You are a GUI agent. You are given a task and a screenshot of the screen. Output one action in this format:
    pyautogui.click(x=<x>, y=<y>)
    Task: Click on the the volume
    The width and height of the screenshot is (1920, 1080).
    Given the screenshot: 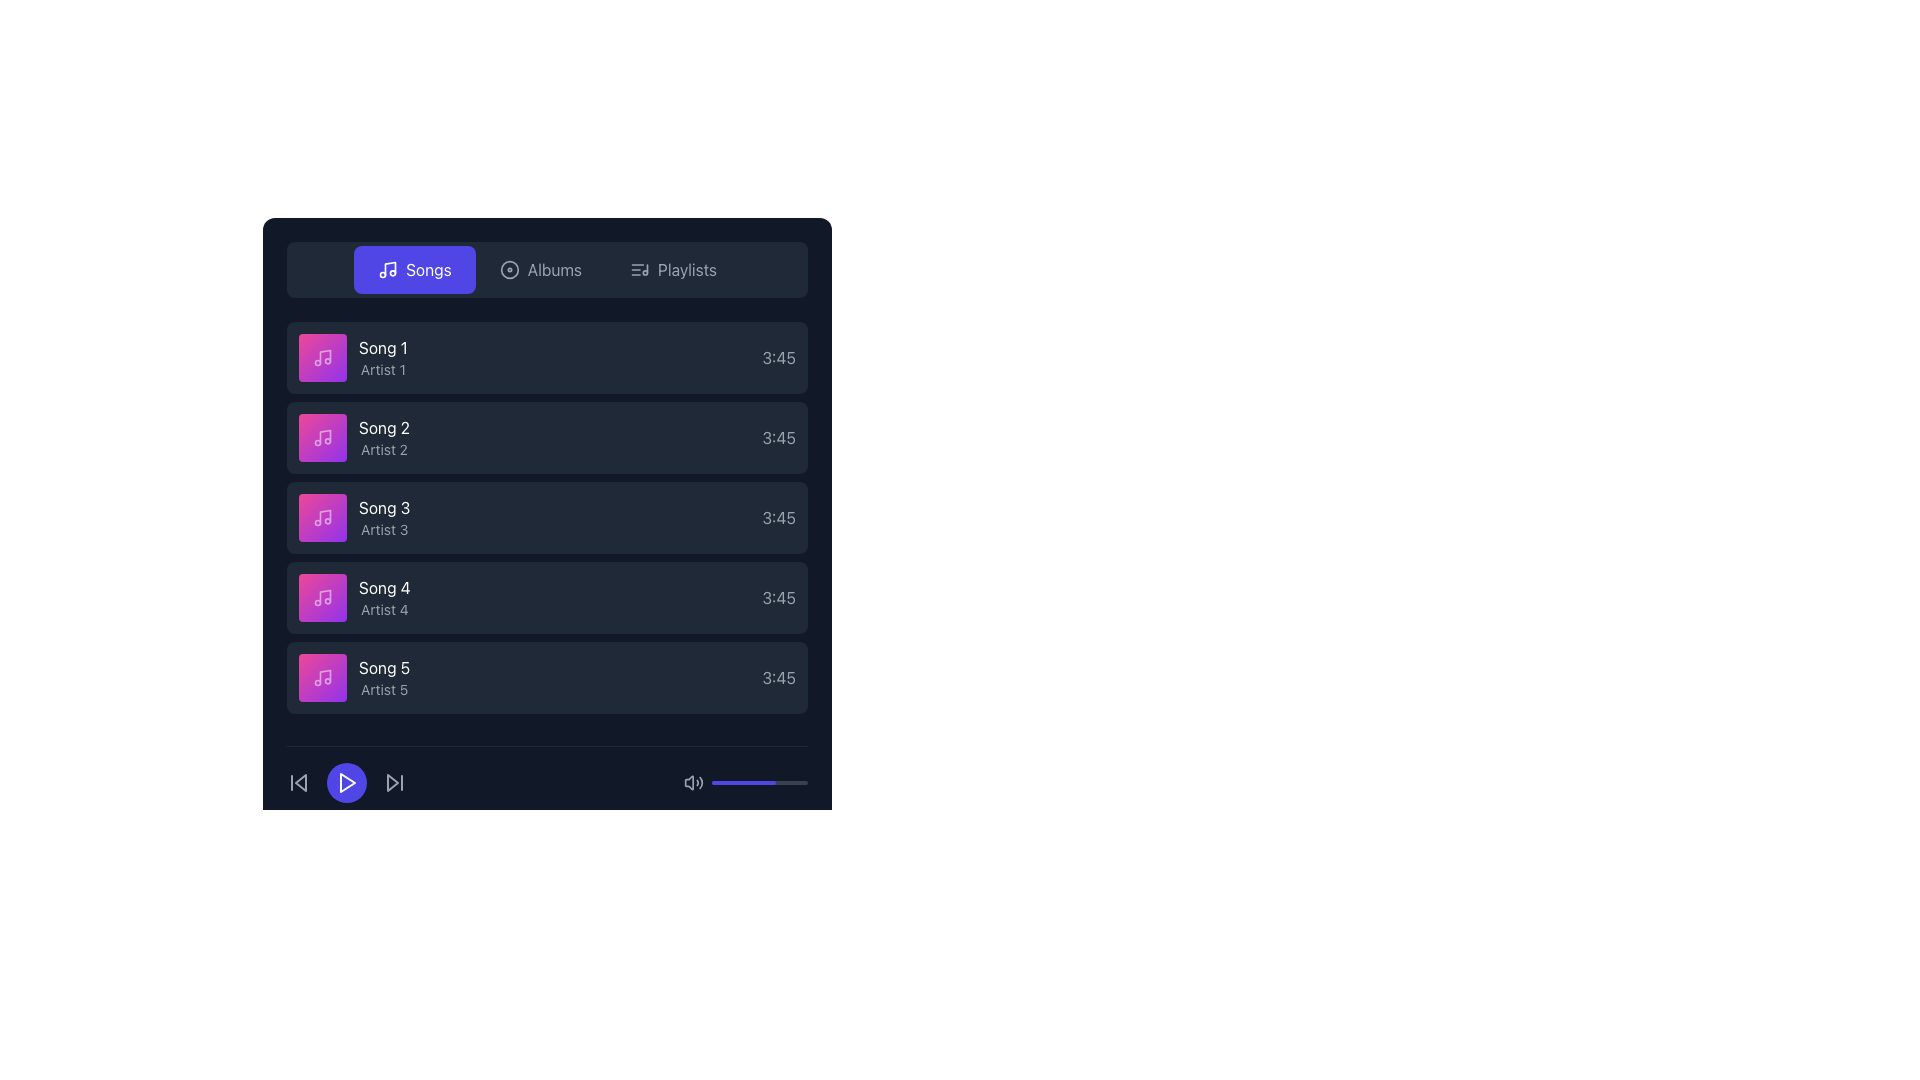 What is the action you would take?
    pyautogui.click(x=739, y=782)
    